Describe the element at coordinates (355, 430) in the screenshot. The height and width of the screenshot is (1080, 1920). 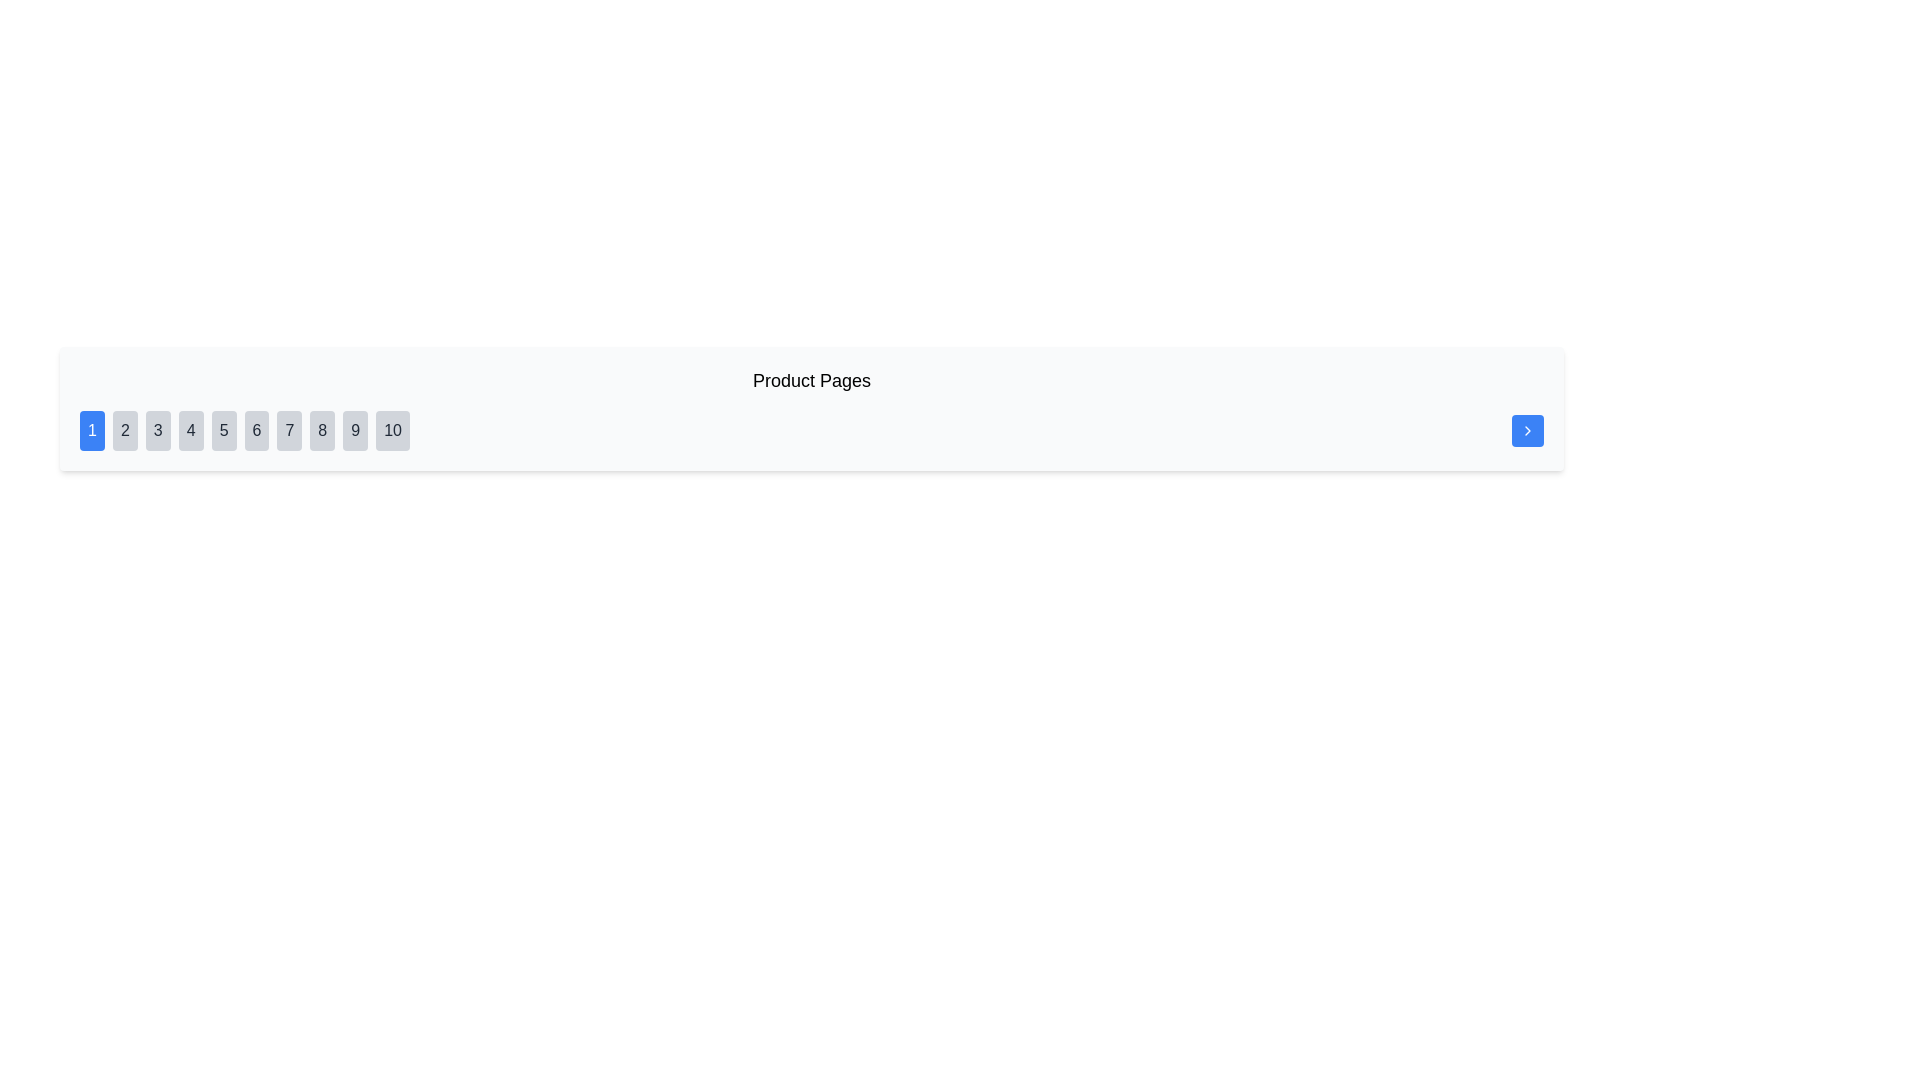
I see `the square button with a gray background labeled '9'` at that location.